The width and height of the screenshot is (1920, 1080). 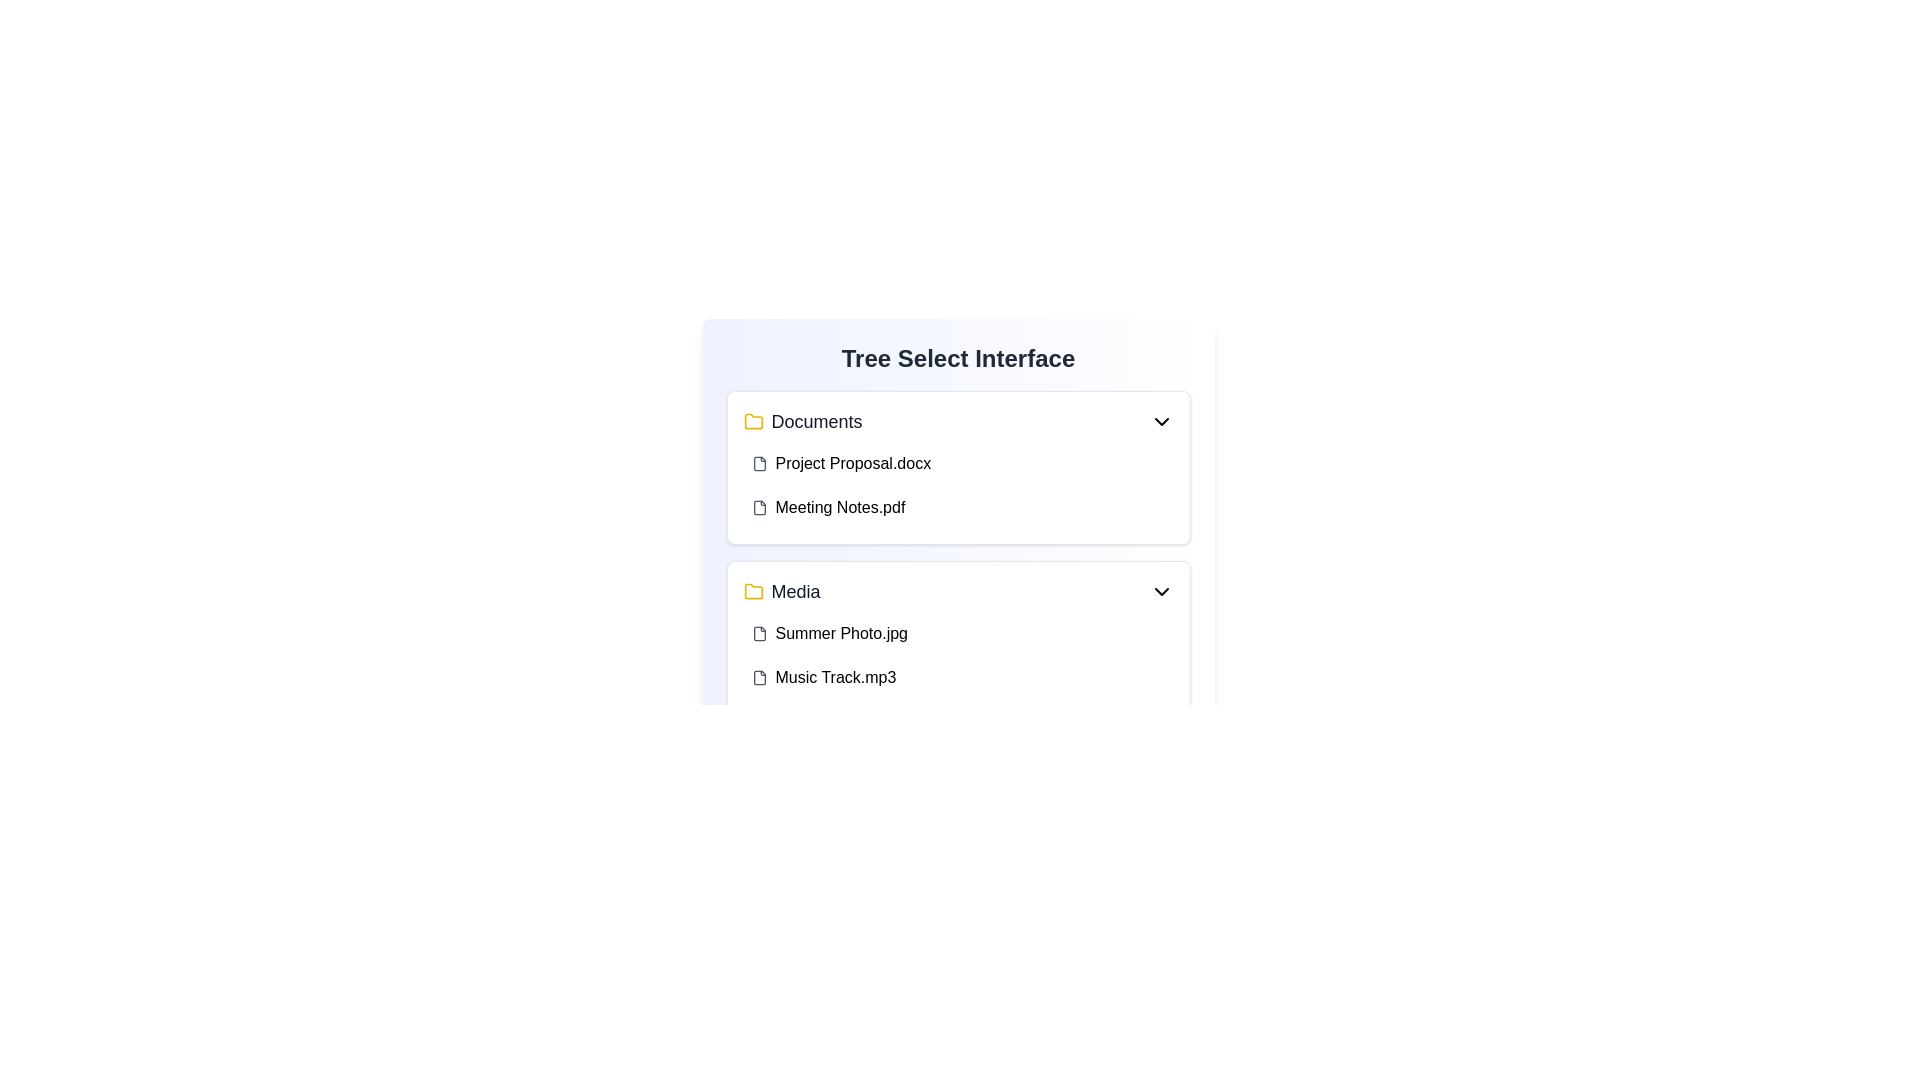 What do you see at coordinates (758, 507) in the screenshot?
I see `the file icon representing 'Meeting Notes.pdf'` at bounding box center [758, 507].